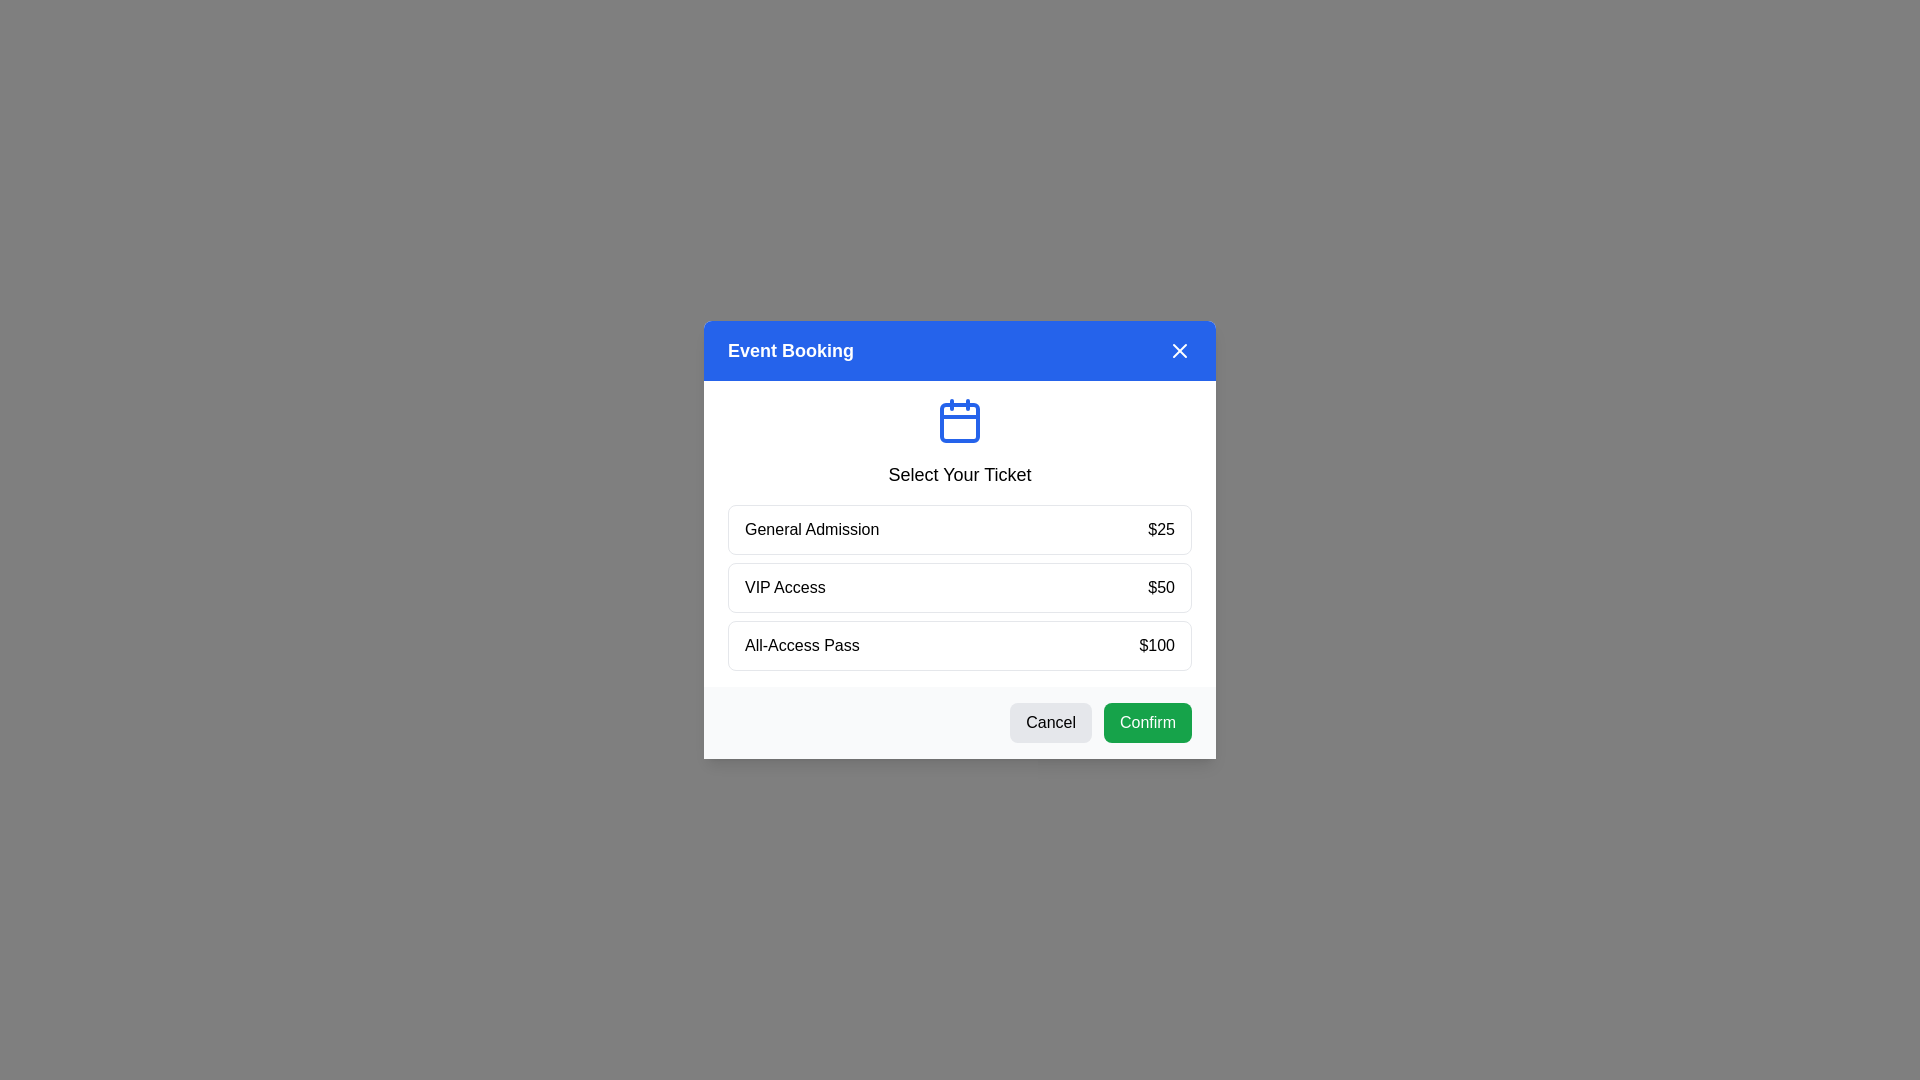  I want to click on the 'Cancel' button with a light gray background and black text, located at the bottom right corner of the 'Event Booking' dialog box for keyboard interaction support, so click(1050, 722).